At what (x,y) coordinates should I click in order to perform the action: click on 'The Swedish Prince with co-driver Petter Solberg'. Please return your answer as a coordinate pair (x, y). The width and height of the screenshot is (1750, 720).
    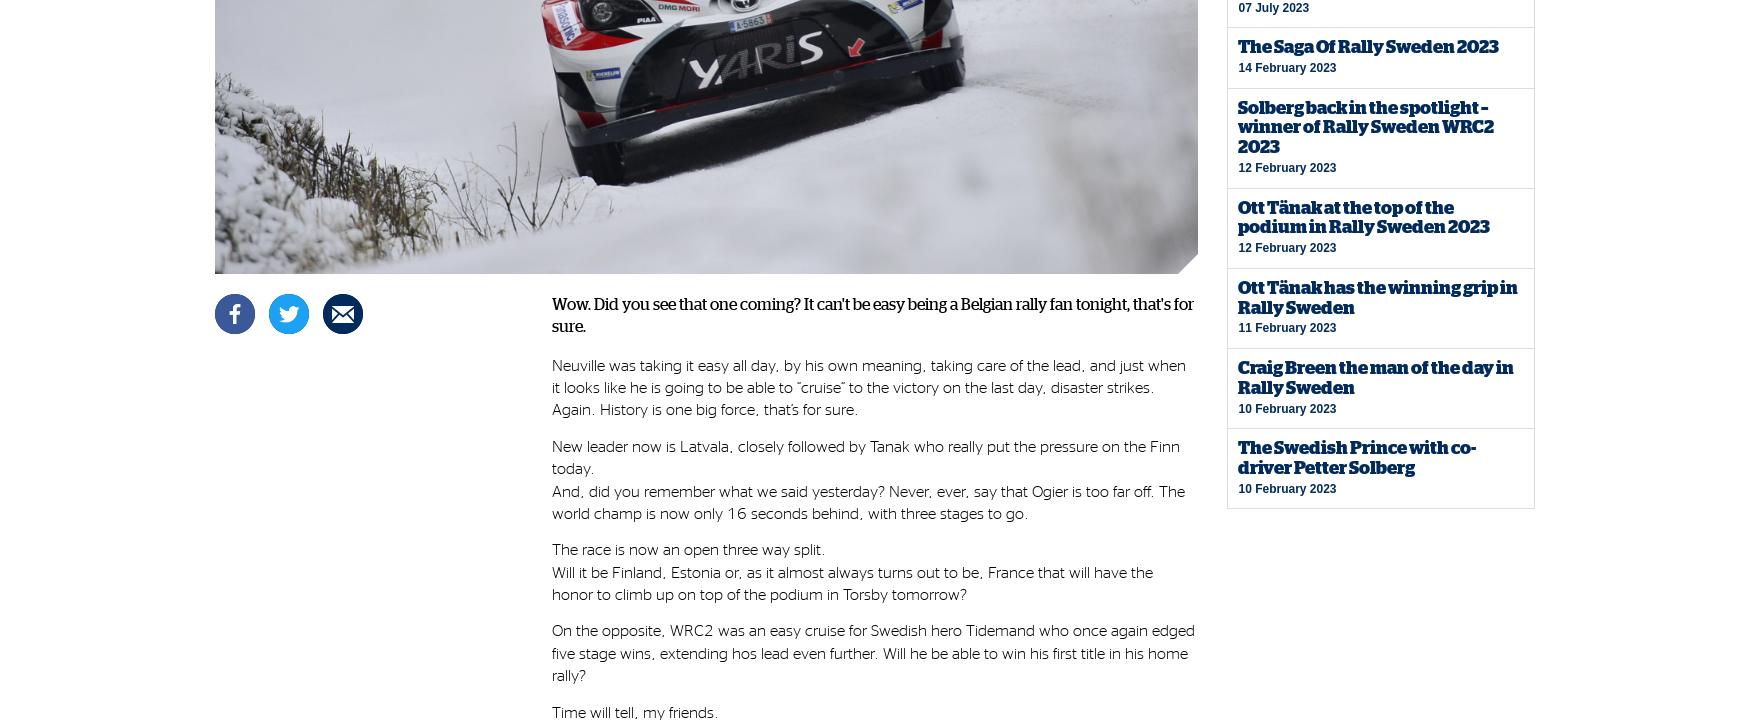
    Looking at the image, I should click on (1356, 457).